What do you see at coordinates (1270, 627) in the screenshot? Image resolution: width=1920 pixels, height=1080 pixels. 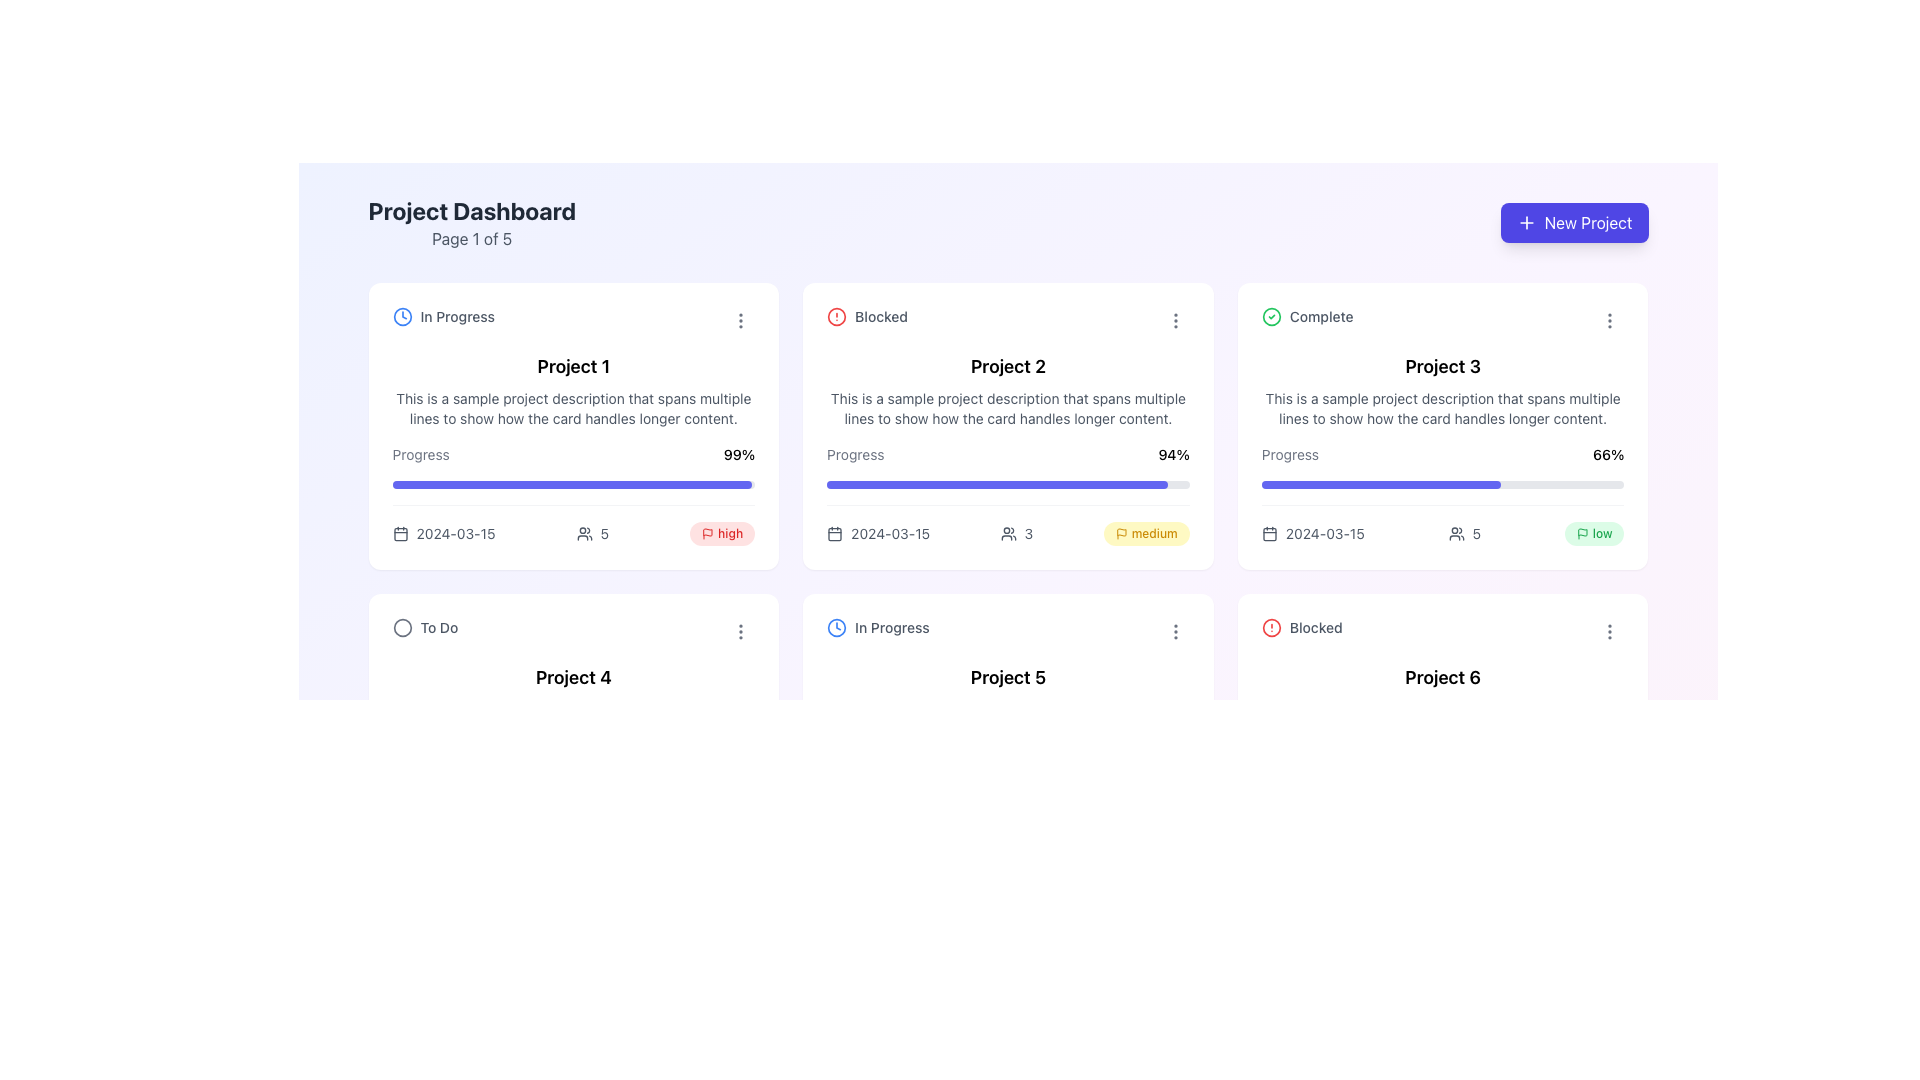 I see `the circular red icon with a white interior and a red alert symbol located to the left of the text 'Blocked' in the second card of the second row` at bounding box center [1270, 627].